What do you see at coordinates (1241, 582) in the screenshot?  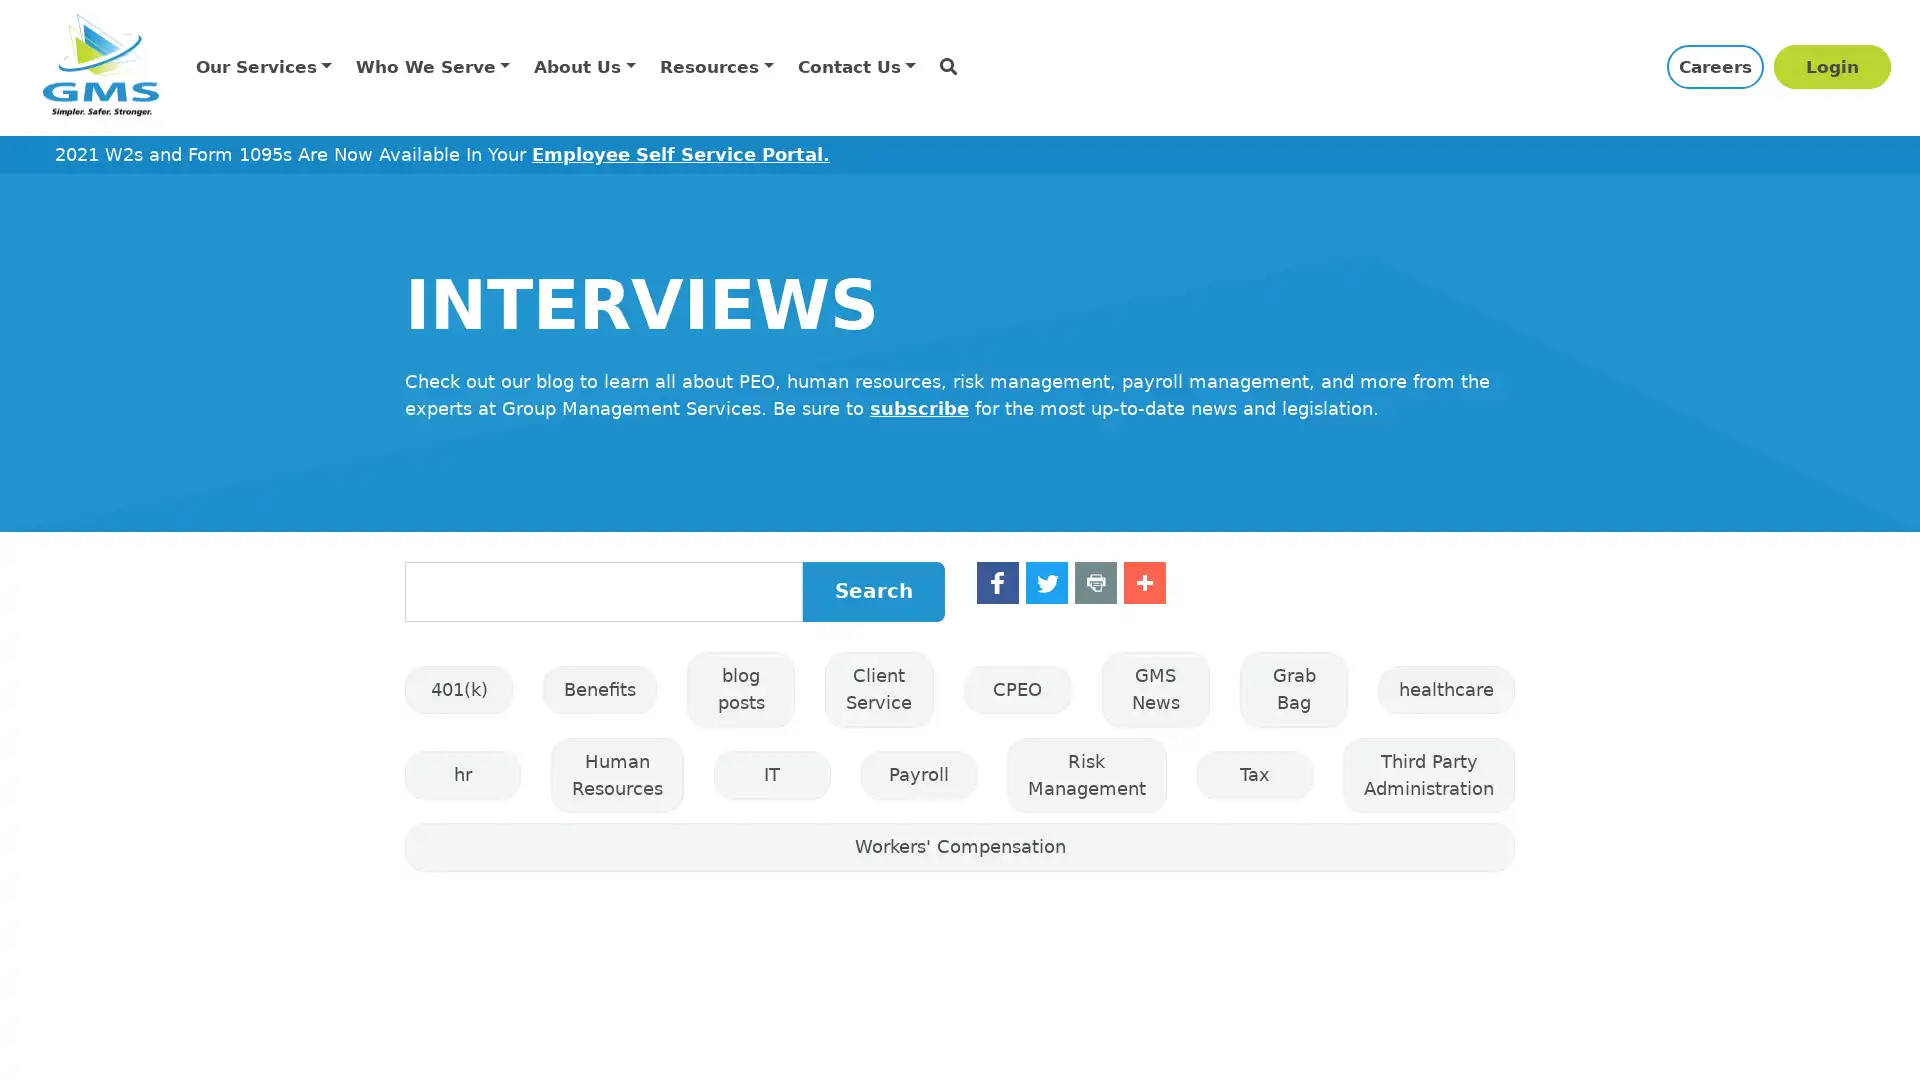 I see `Share to Print Print` at bounding box center [1241, 582].